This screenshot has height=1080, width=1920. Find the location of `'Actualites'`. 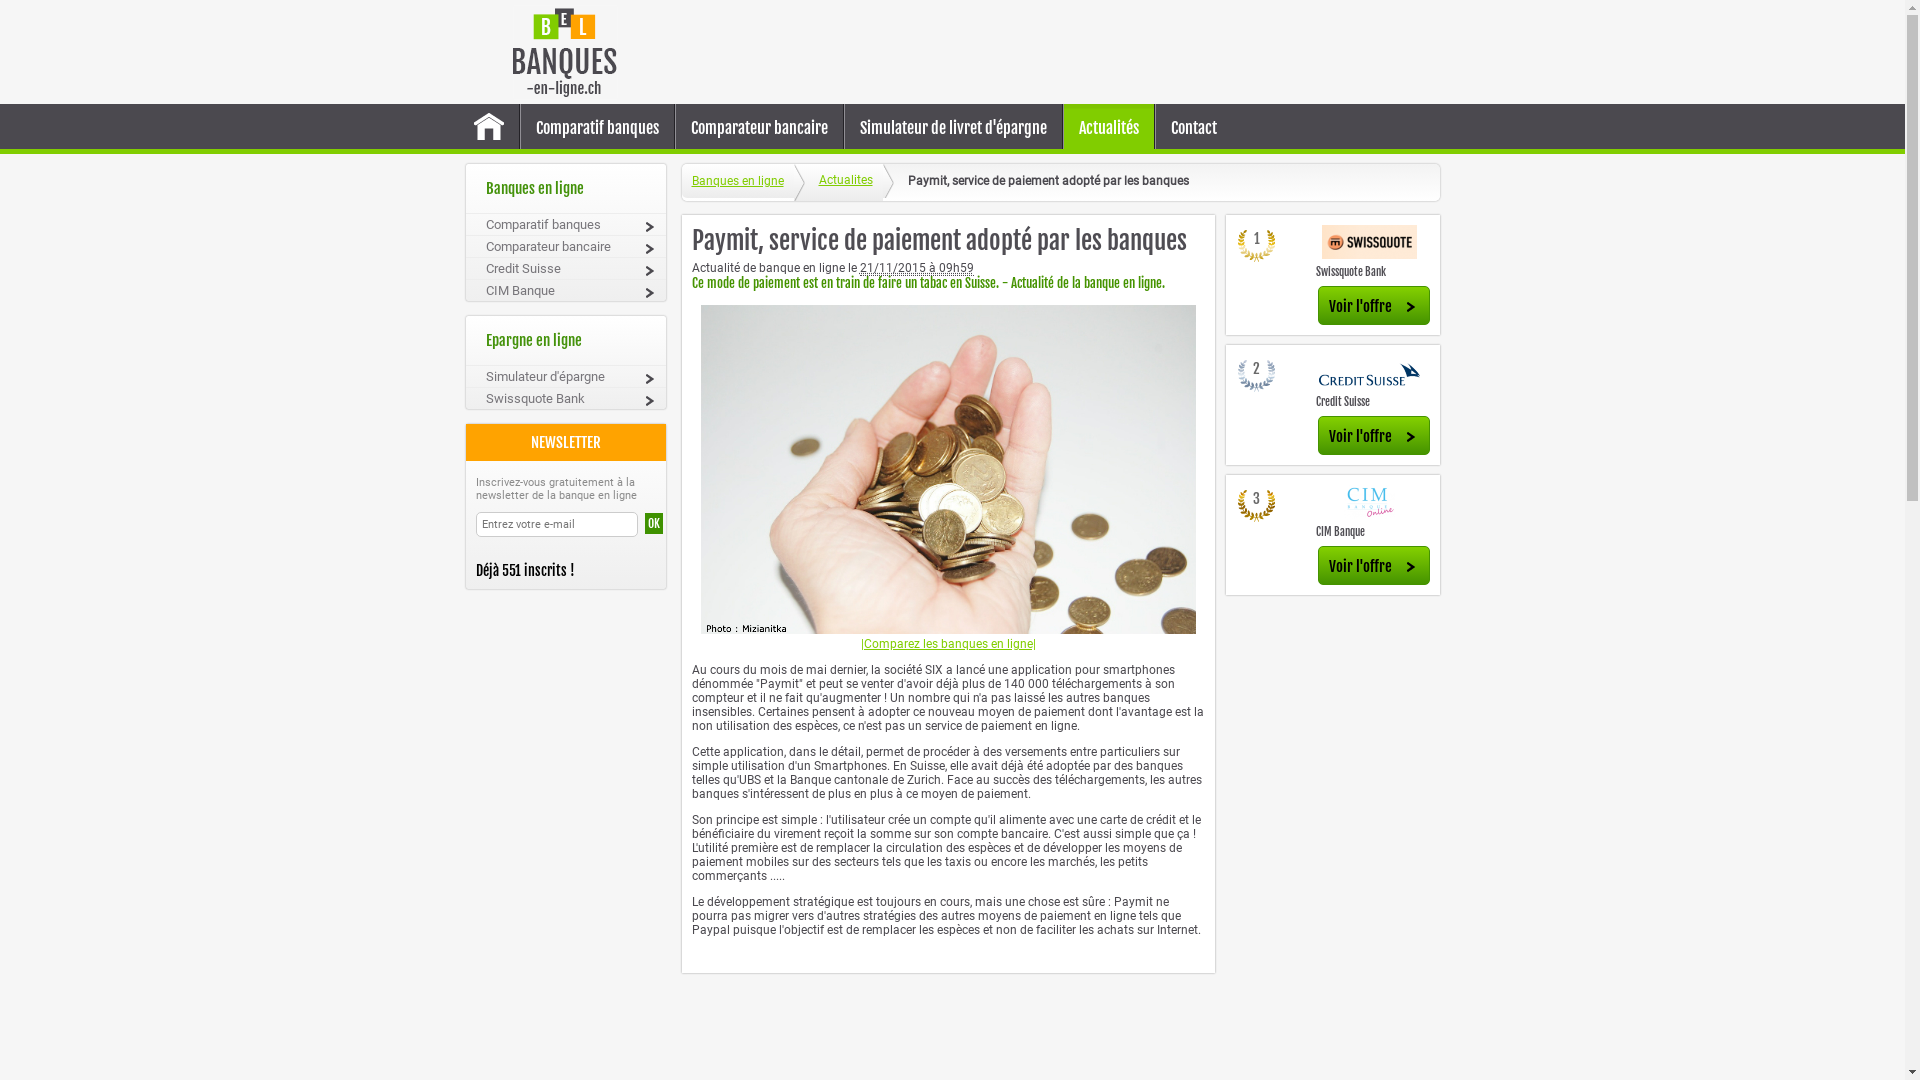

'Actualites' is located at coordinates (838, 182).